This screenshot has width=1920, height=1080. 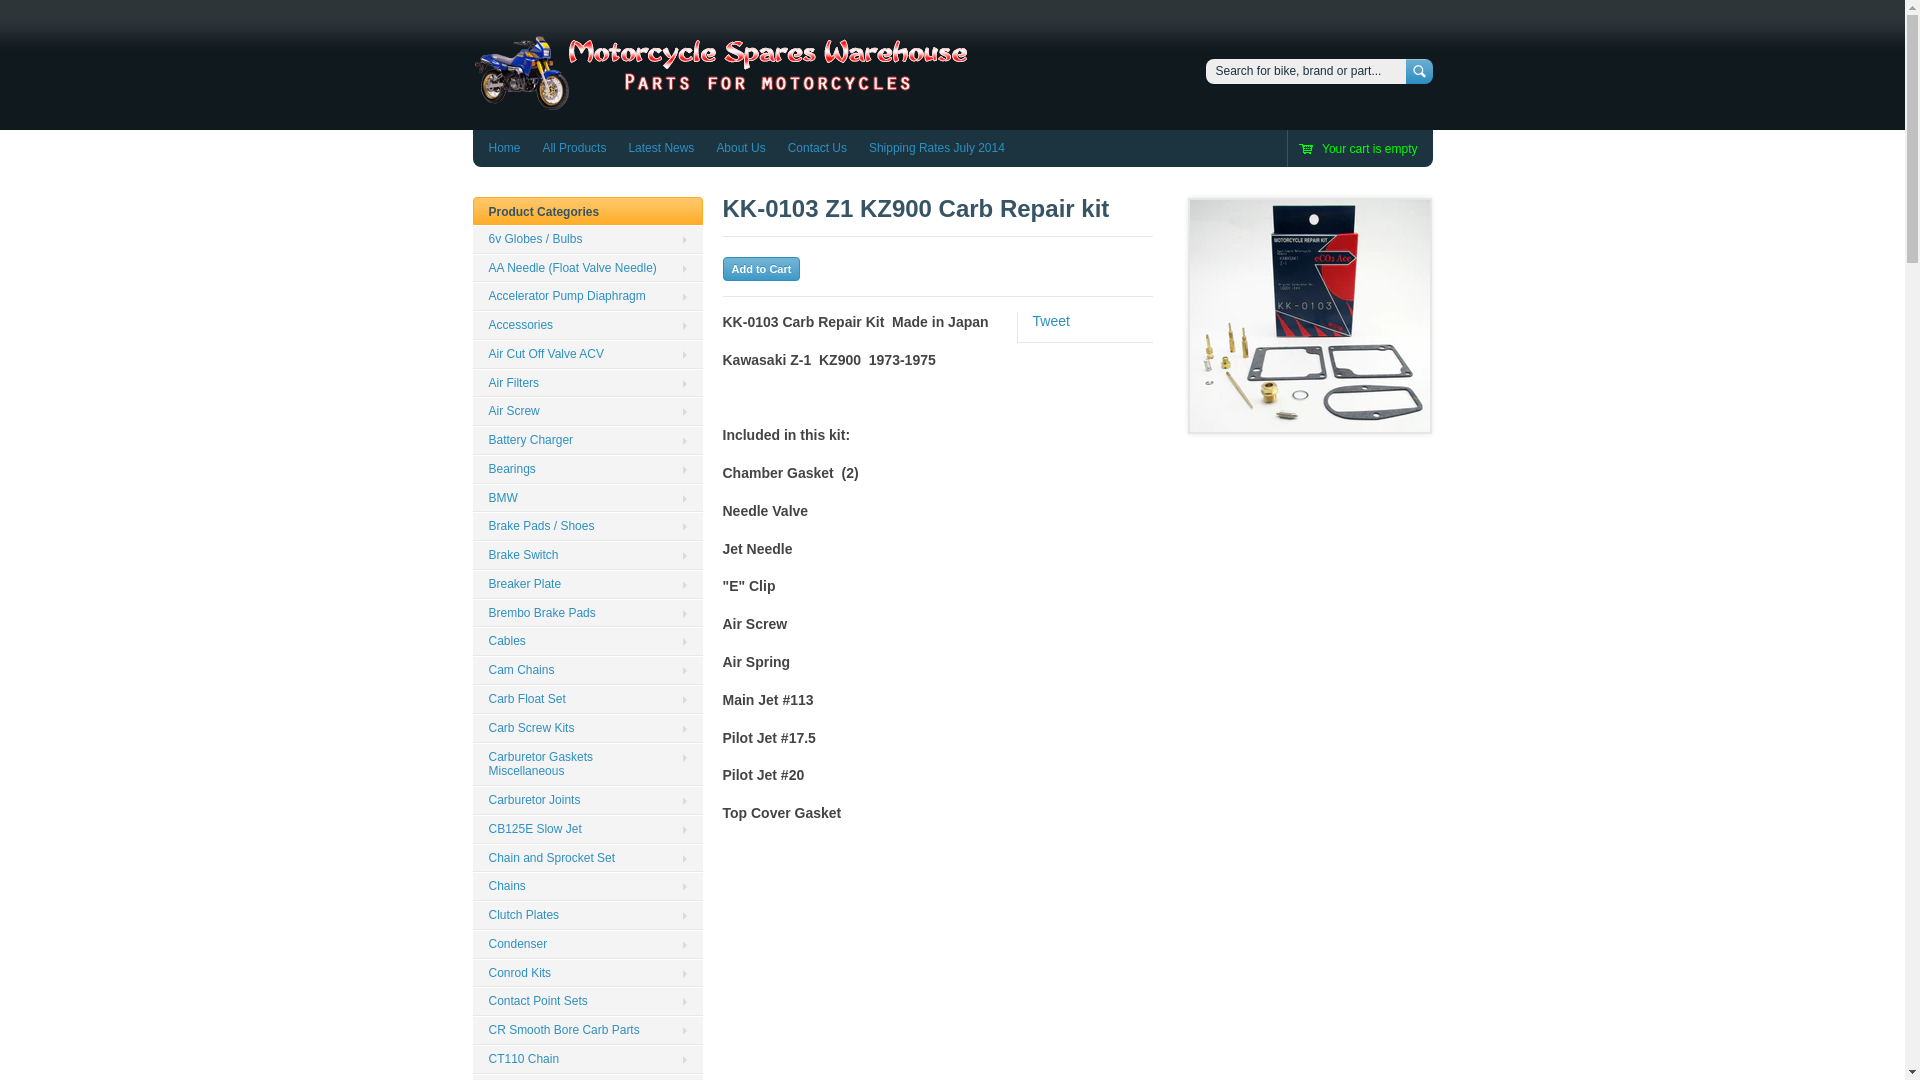 What do you see at coordinates (585, 353) in the screenshot?
I see `'Air Cut Off Valve ACV'` at bounding box center [585, 353].